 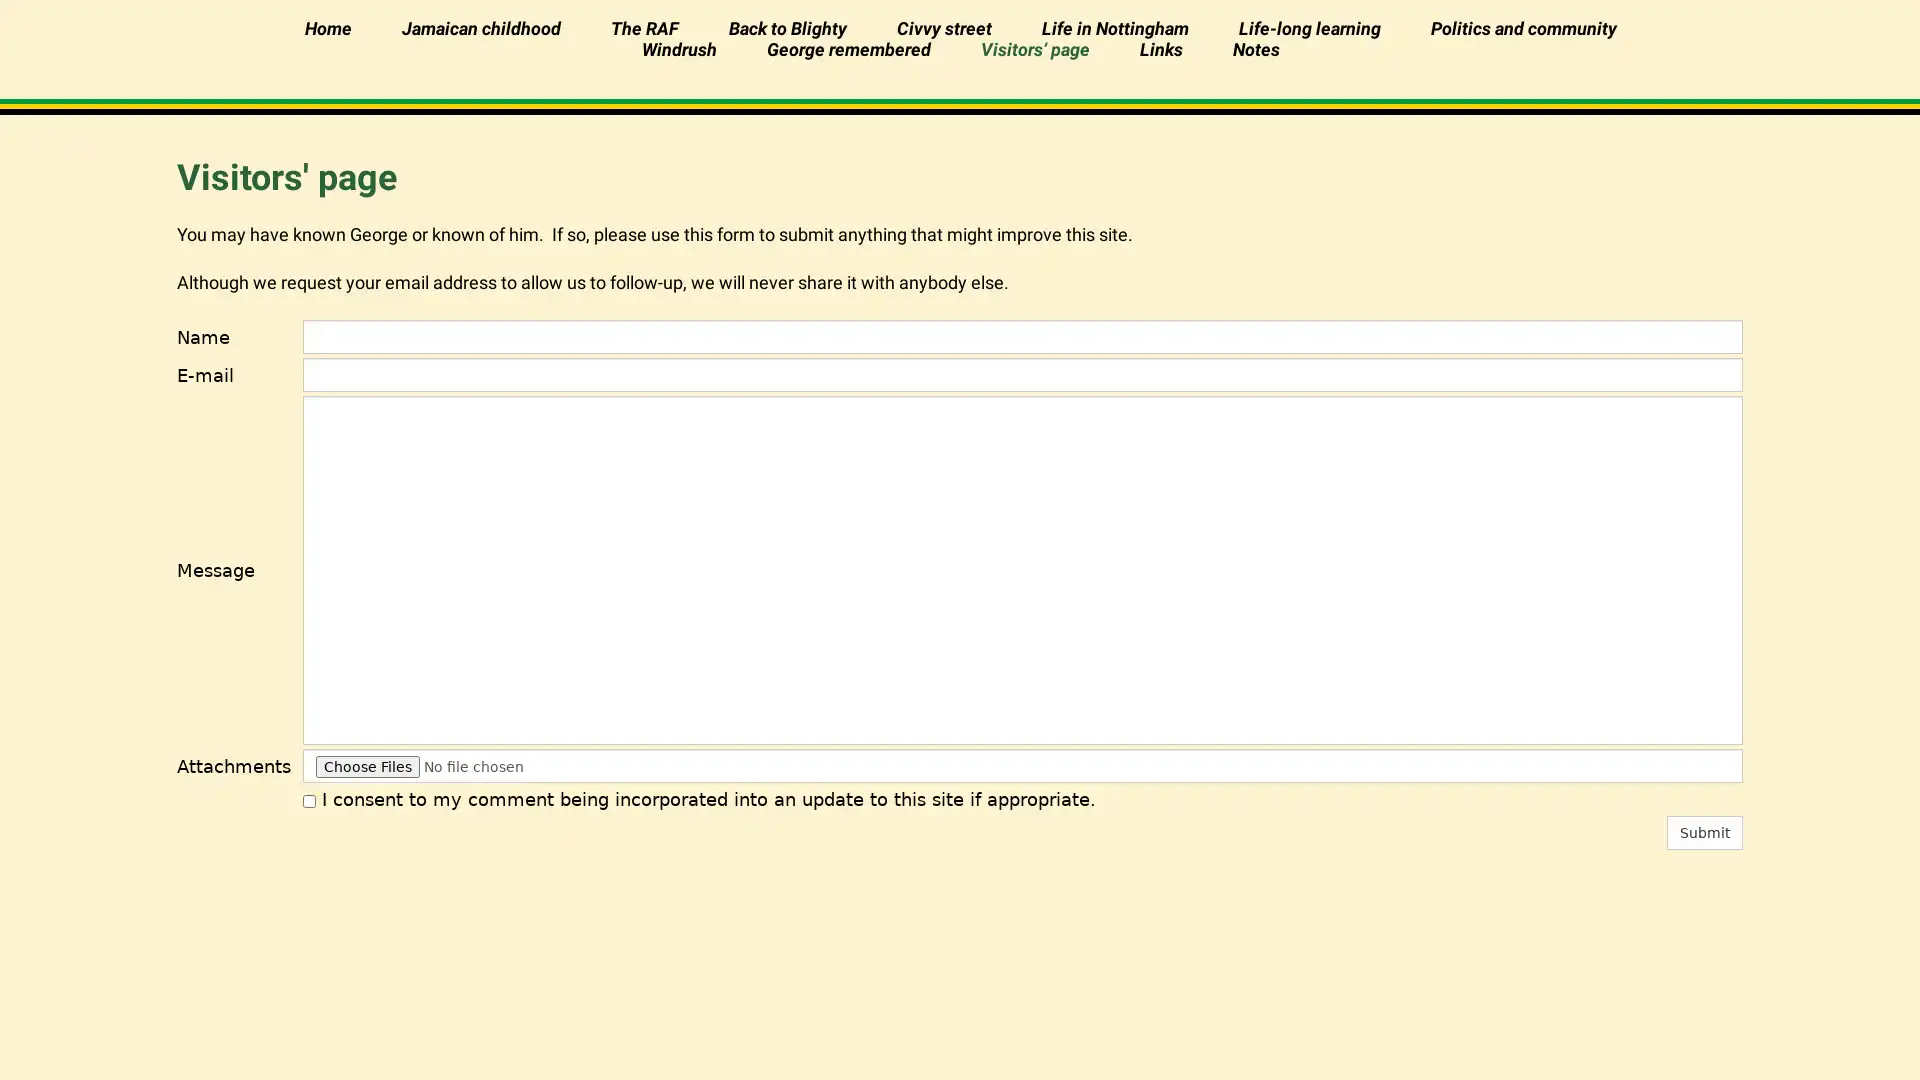 What do you see at coordinates (366, 766) in the screenshot?
I see `Choose Files` at bounding box center [366, 766].